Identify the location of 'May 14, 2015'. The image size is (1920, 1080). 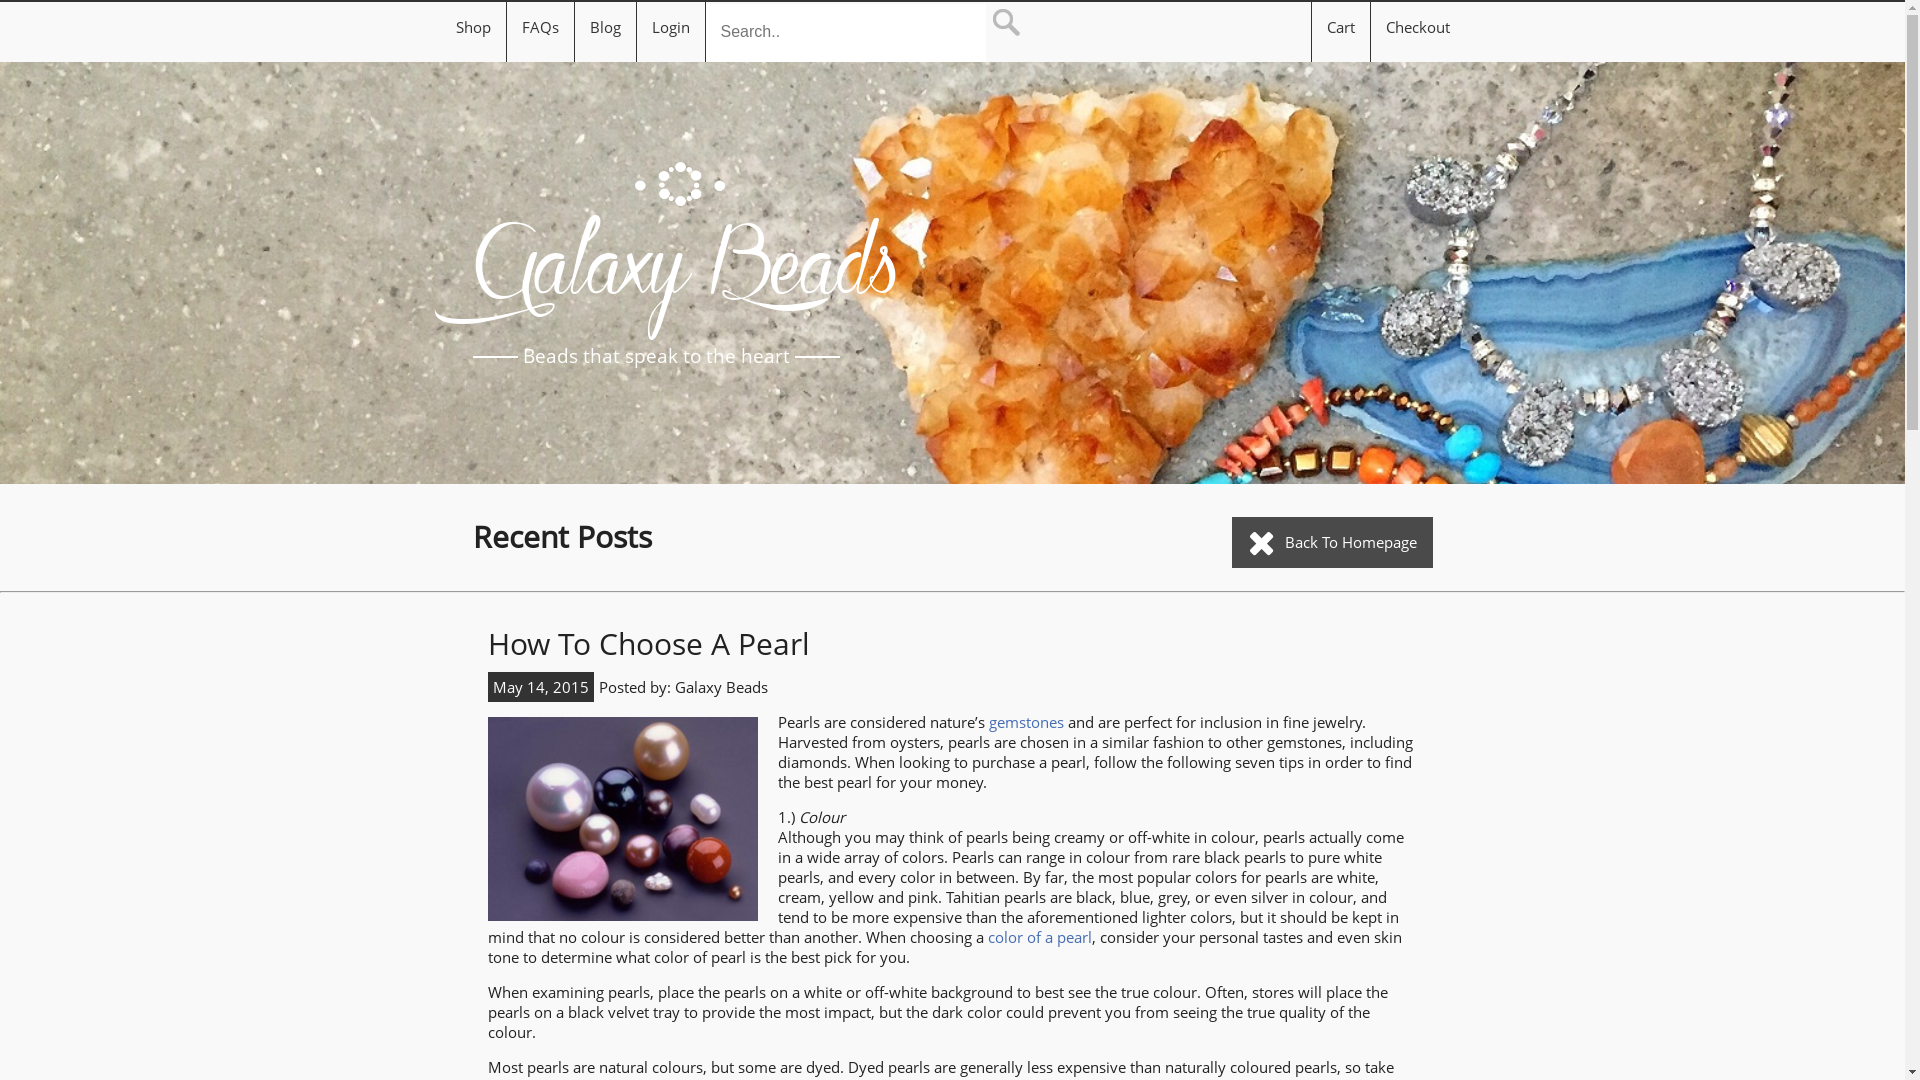
(539, 685).